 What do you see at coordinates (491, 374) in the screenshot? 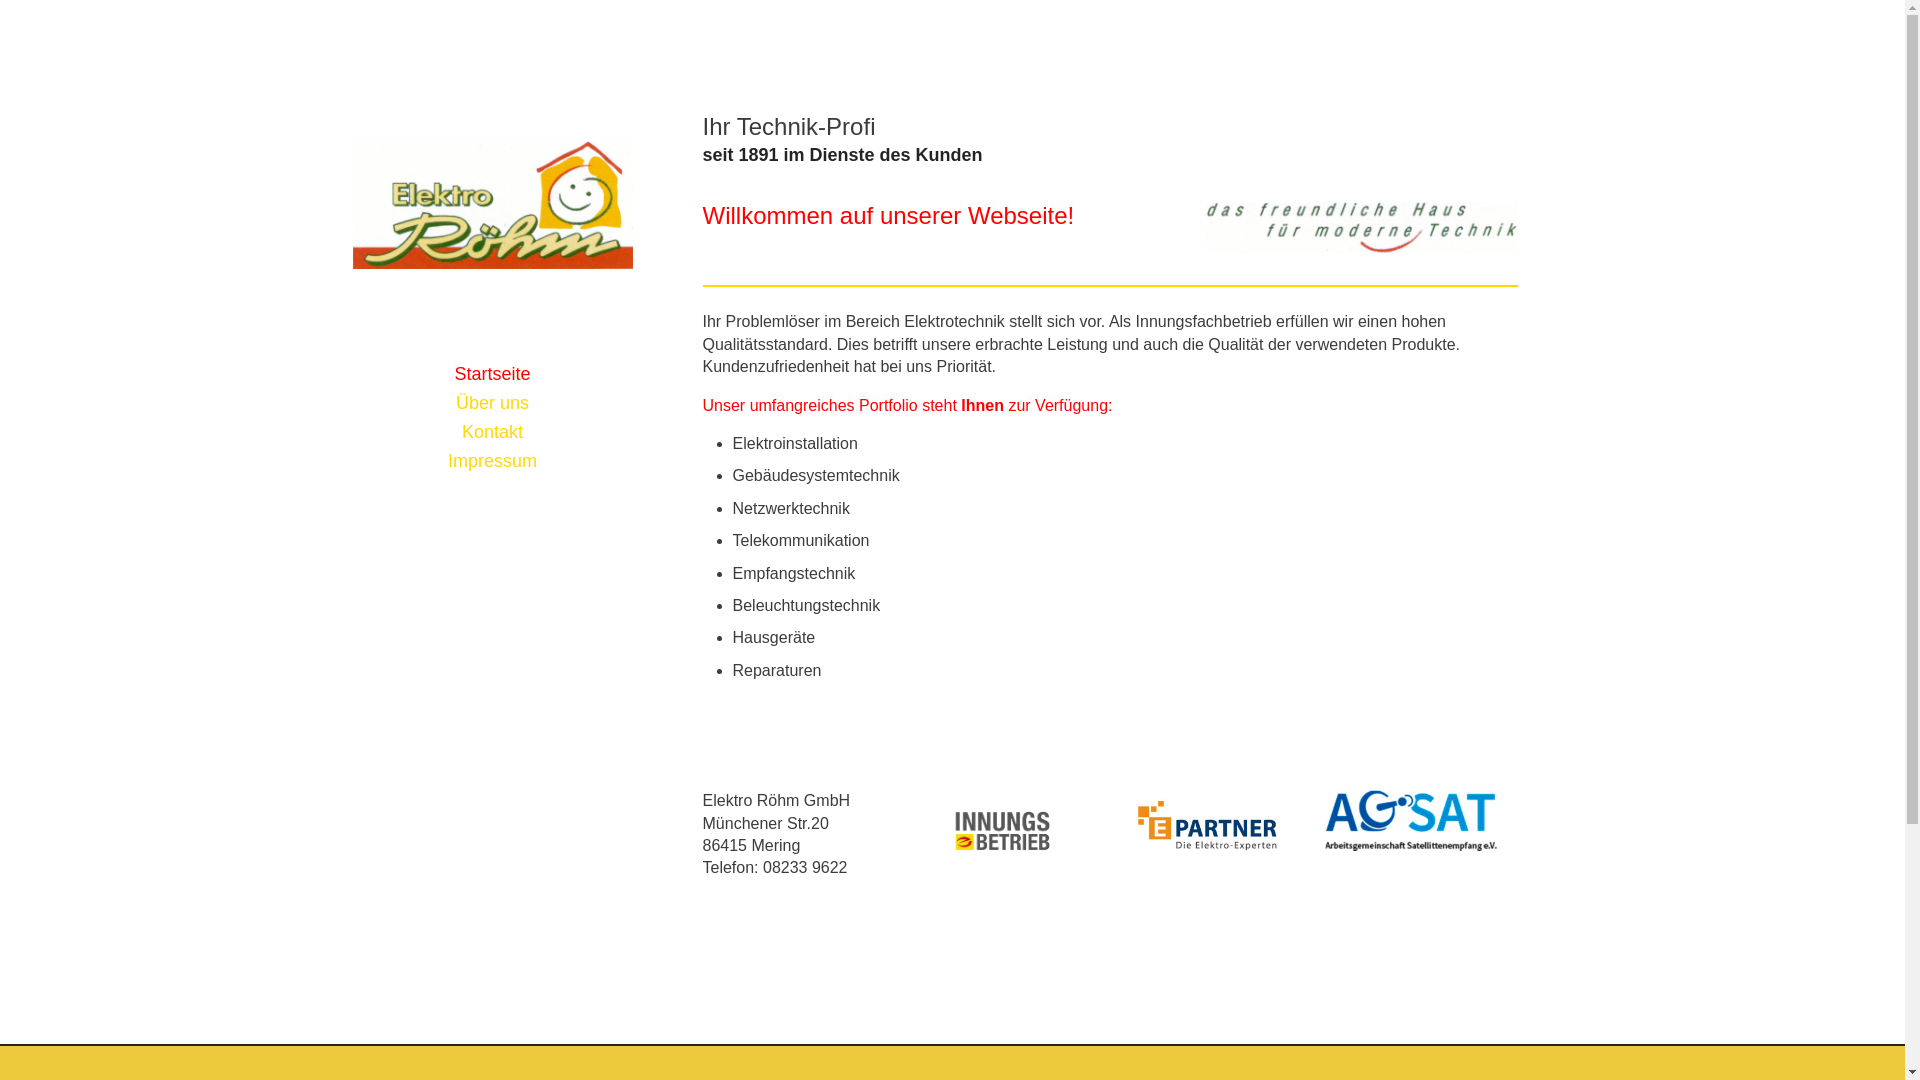
I see `'Startseite'` at bounding box center [491, 374].